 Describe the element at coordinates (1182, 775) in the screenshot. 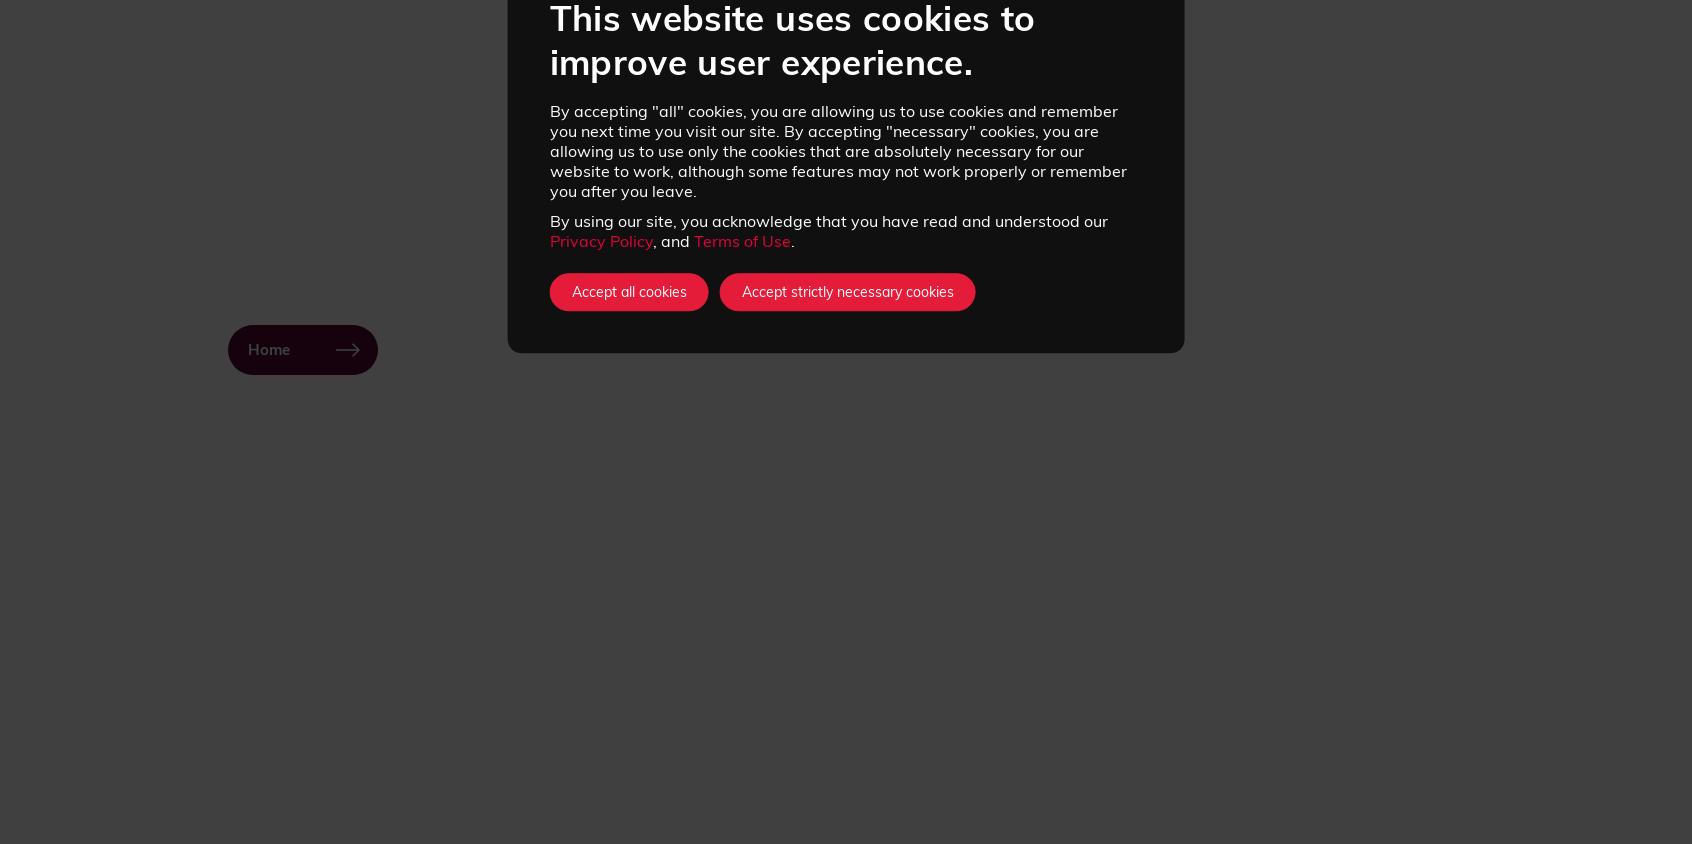

I see `'Facebook'` at that location.